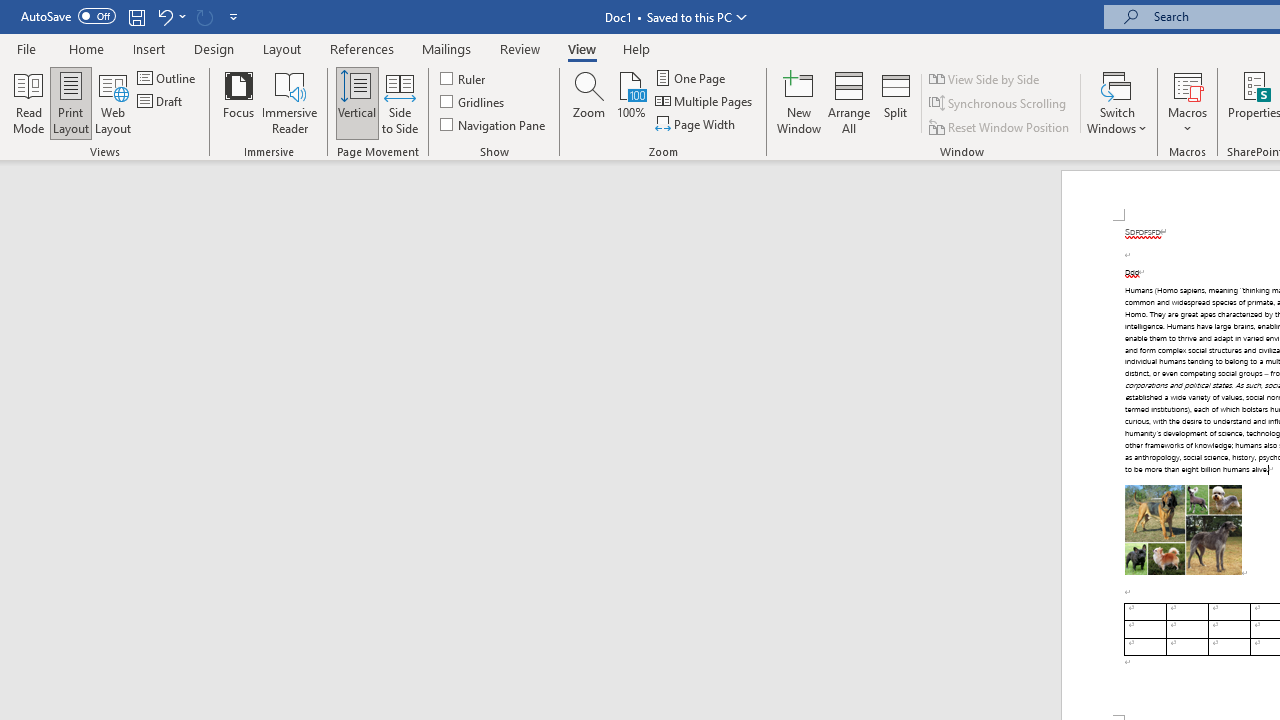 This screenshot has height=720, width=1280. What do you see at coordinates (161, 101) in the screenshot?
I see `'Draft'` at bounding box center [161, 101].